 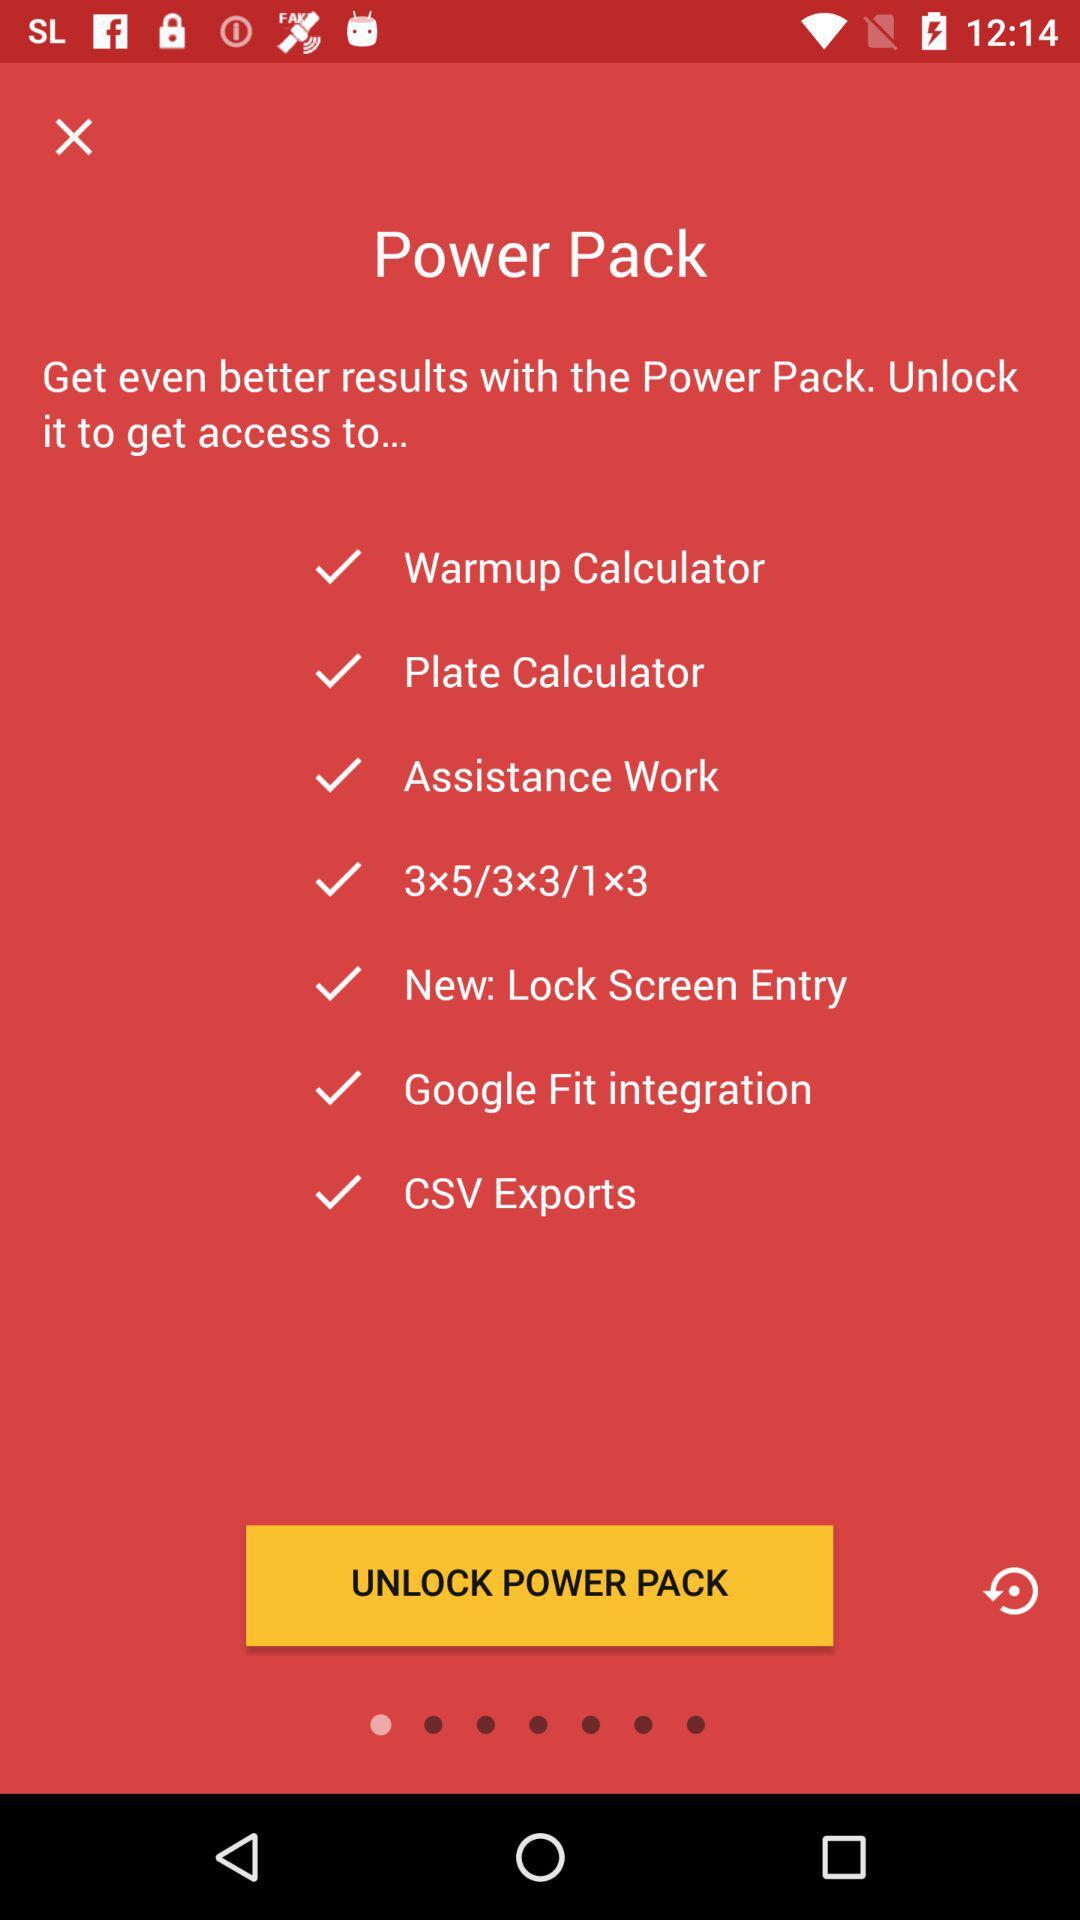 What do you see at coordinates (1010, 1590) in the screenshot?
I see `icon page` at bounding box center [1010, 1590].